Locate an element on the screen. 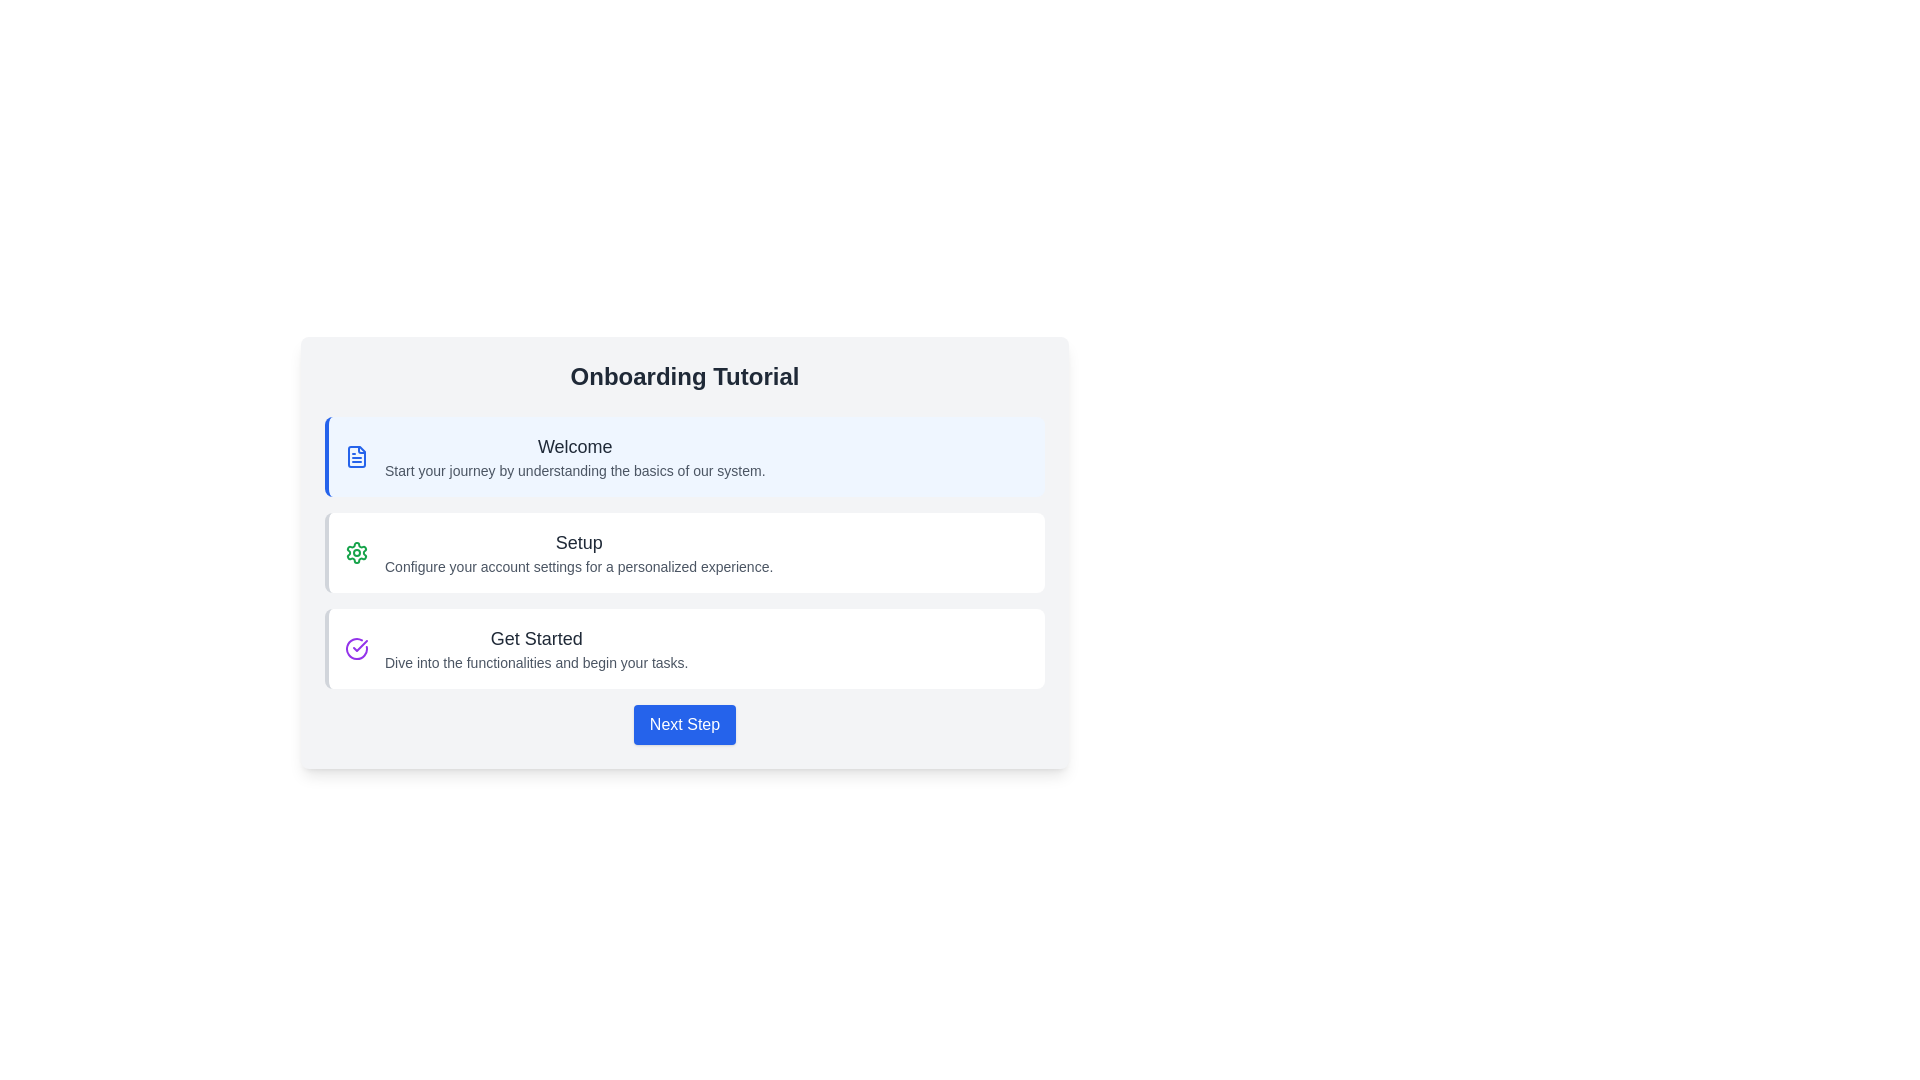  descriptive subtitle or instruction text positioned below the 'Setup' text in the second section of the setup tutorial interface is located at coordinates (578, 567).